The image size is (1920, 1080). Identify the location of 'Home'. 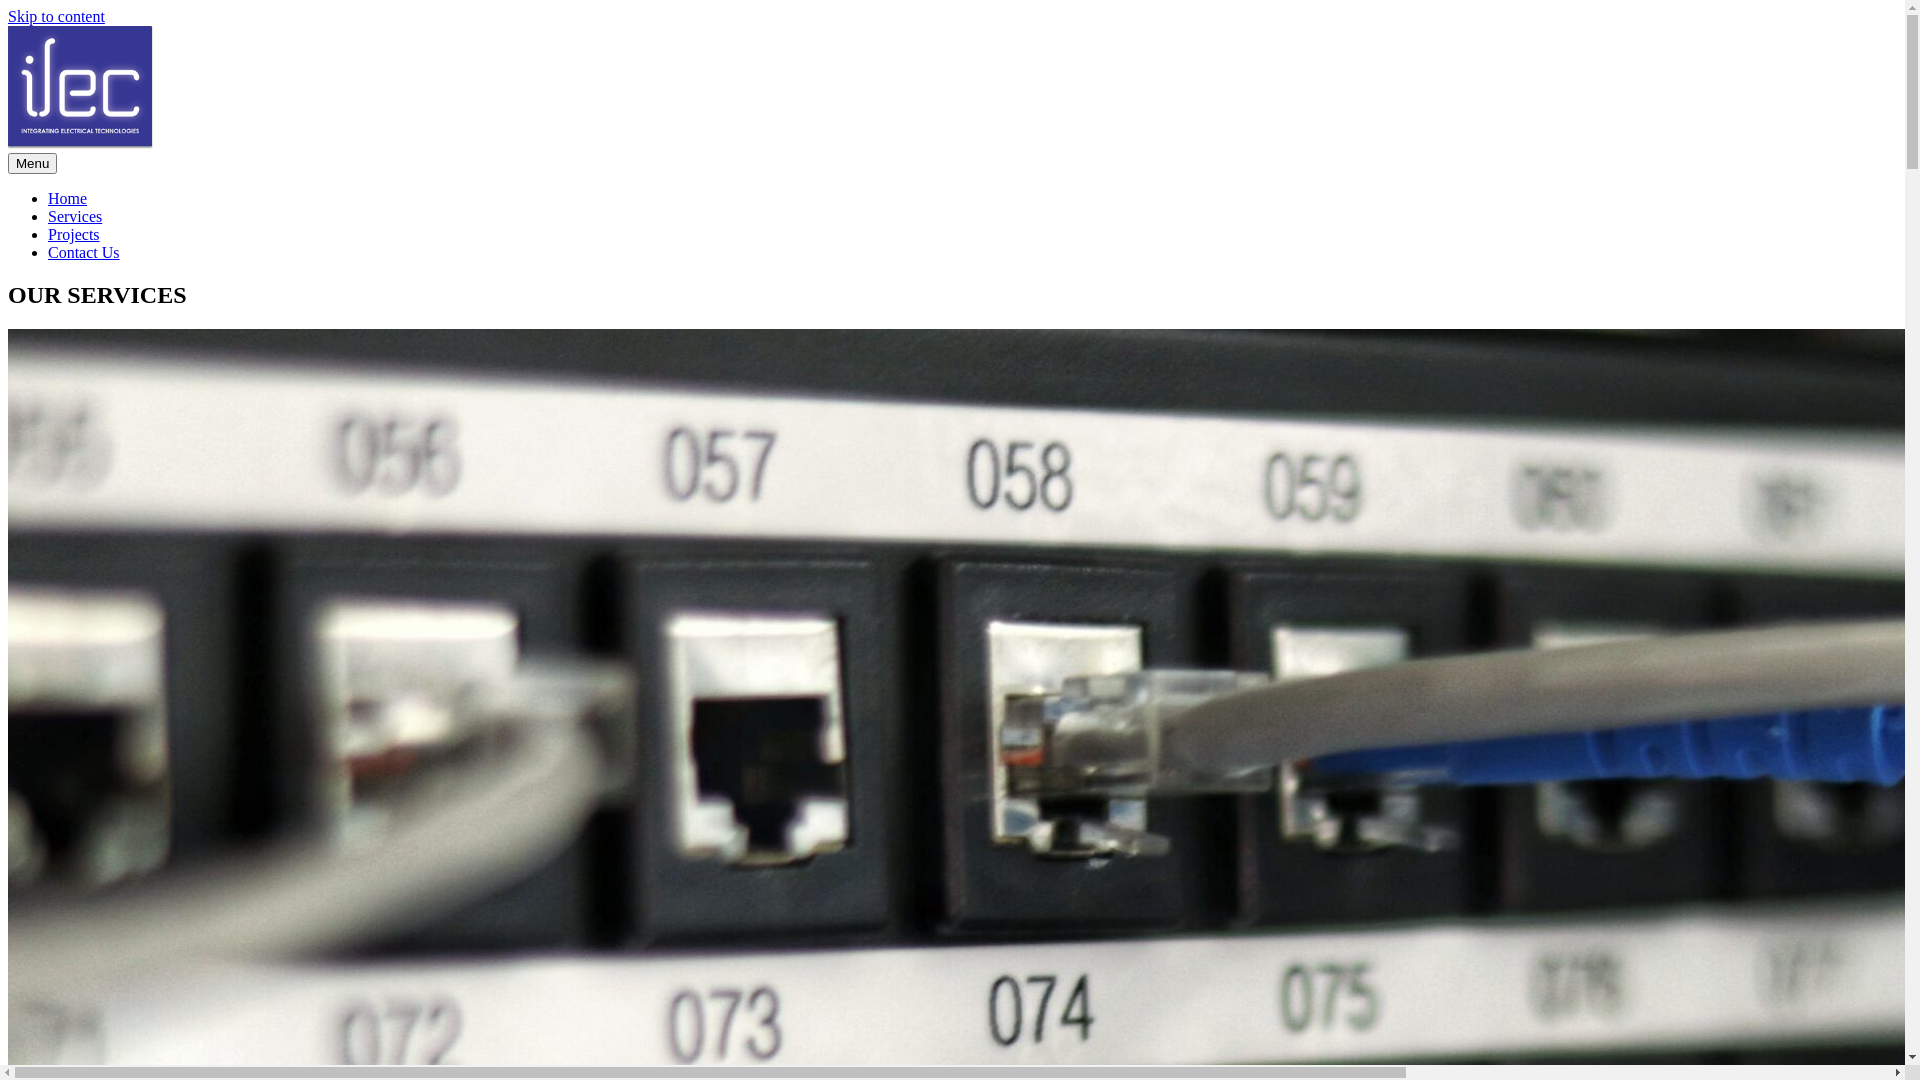
(67, 198).